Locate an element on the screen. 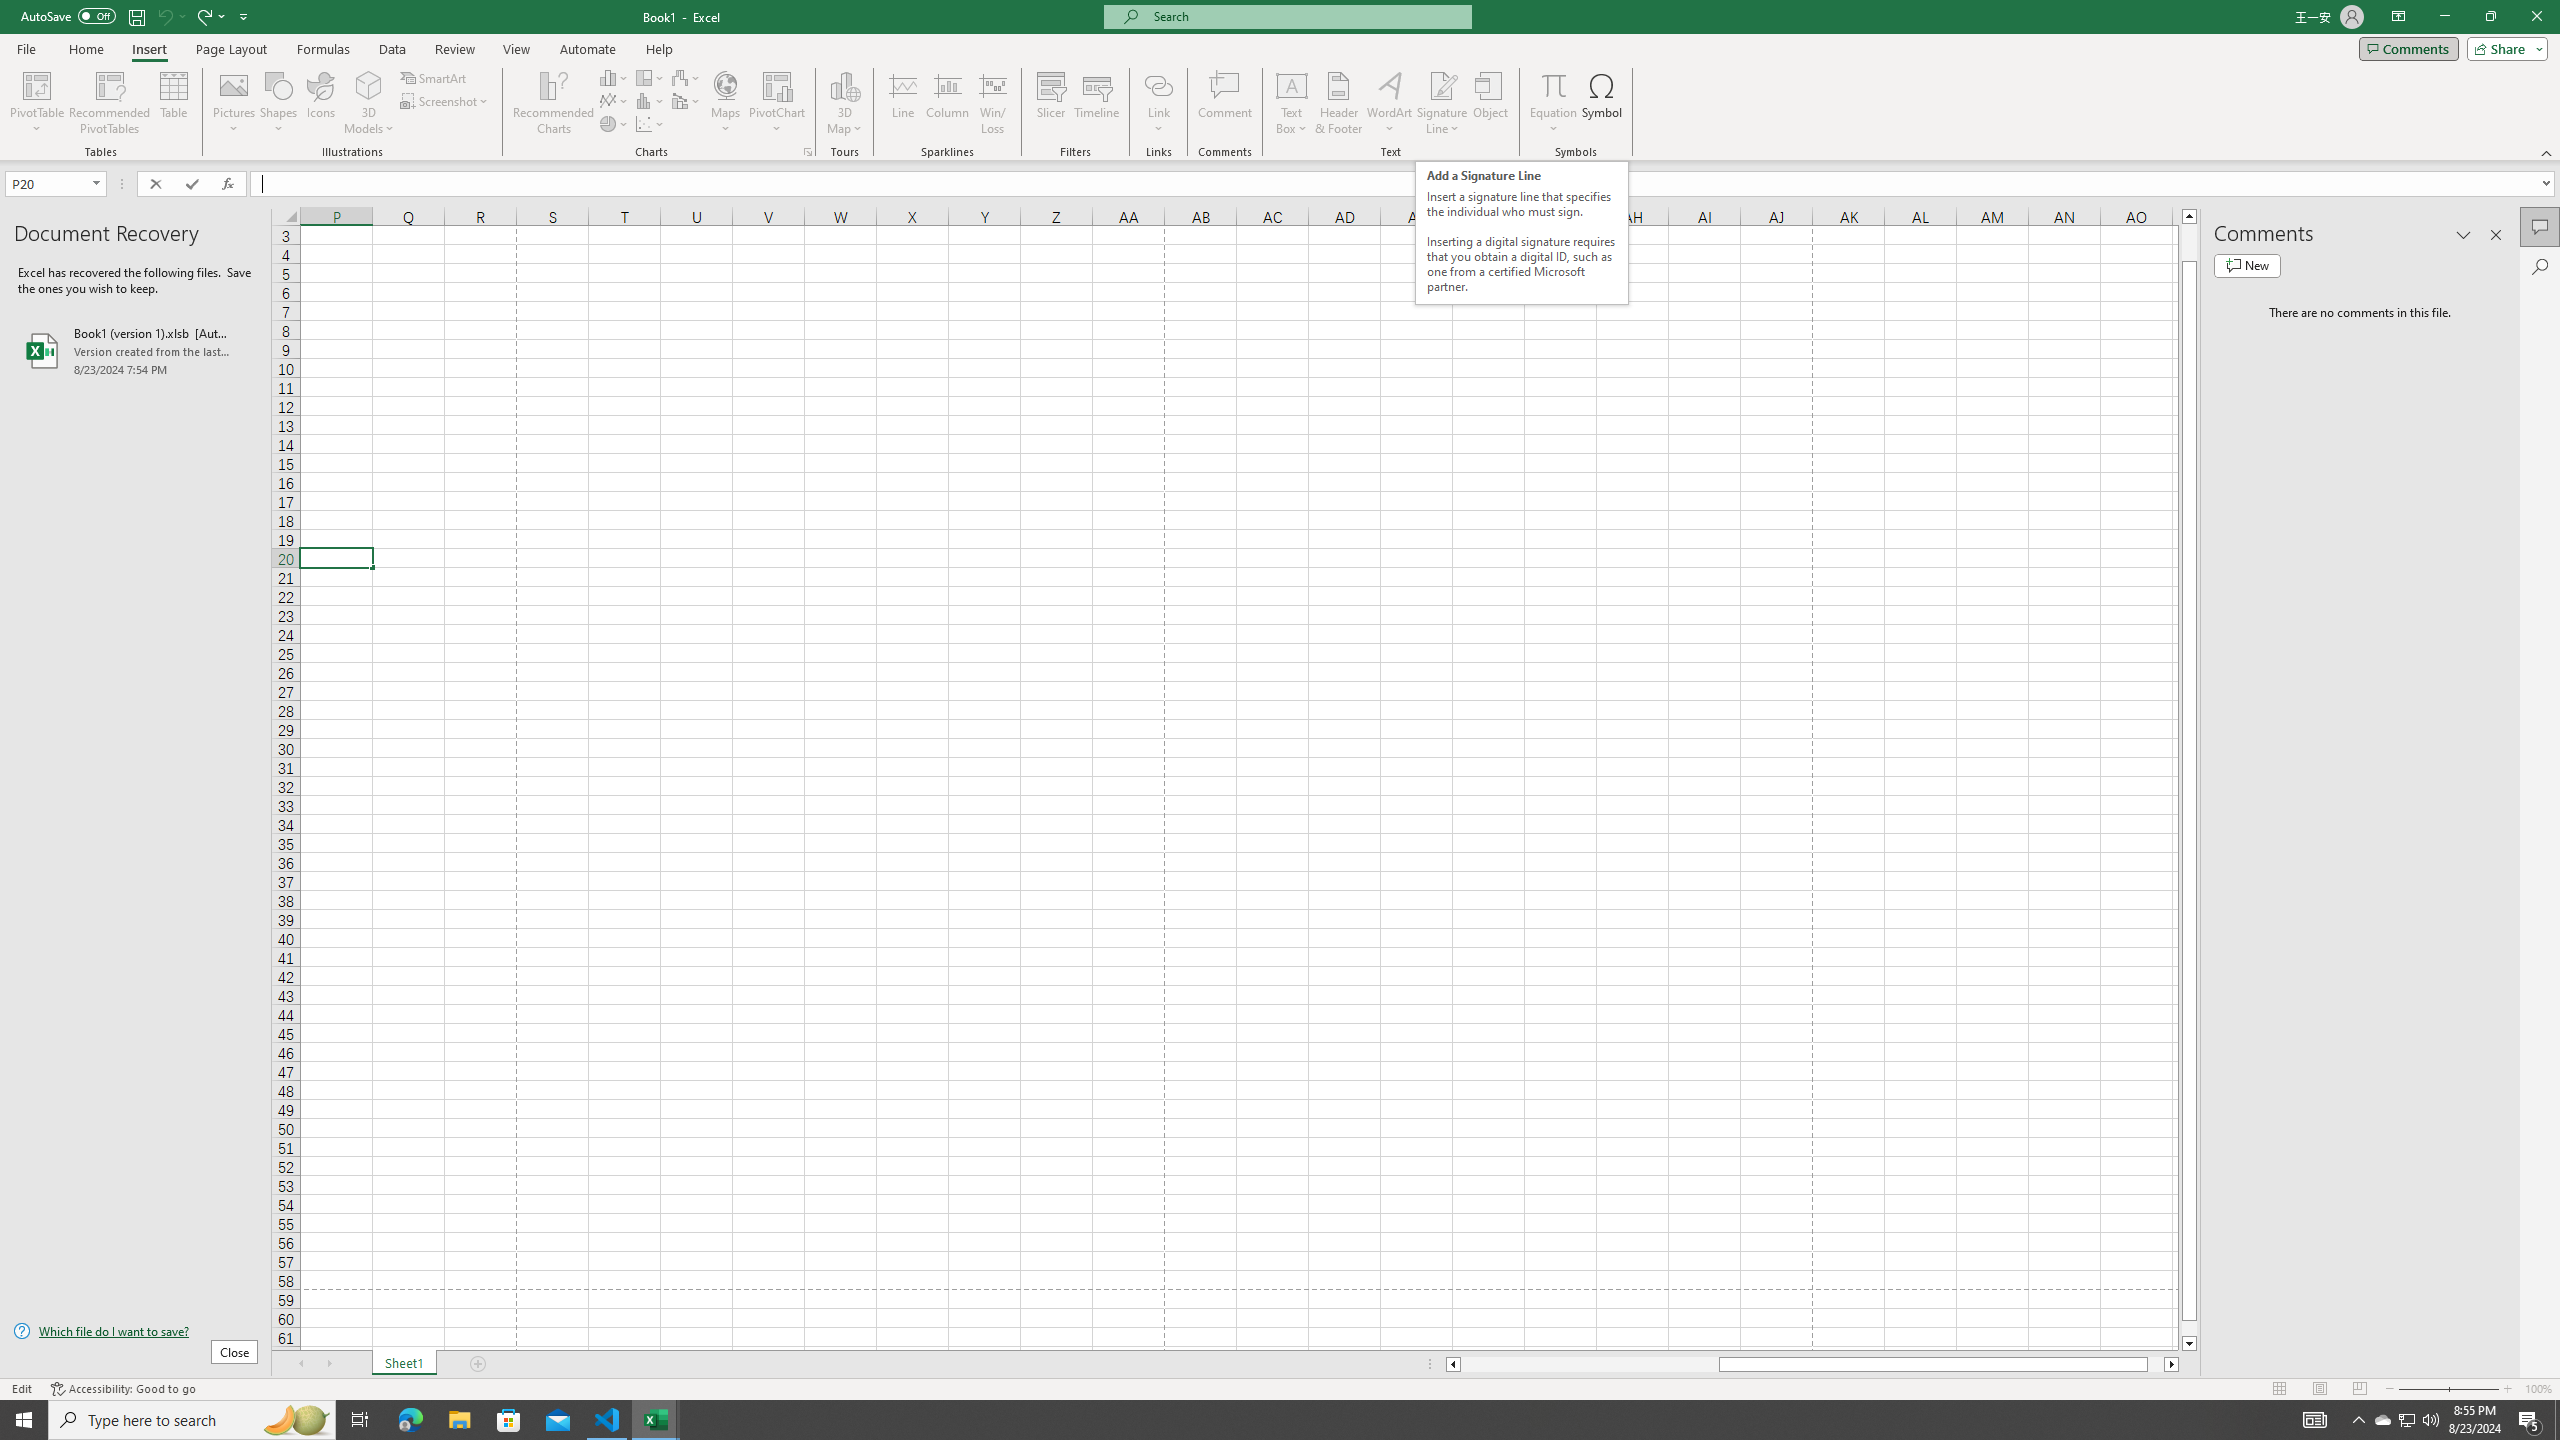 This screenshot has height=1440, width=2560. 'Link' is located at coordinates (1158, 84).